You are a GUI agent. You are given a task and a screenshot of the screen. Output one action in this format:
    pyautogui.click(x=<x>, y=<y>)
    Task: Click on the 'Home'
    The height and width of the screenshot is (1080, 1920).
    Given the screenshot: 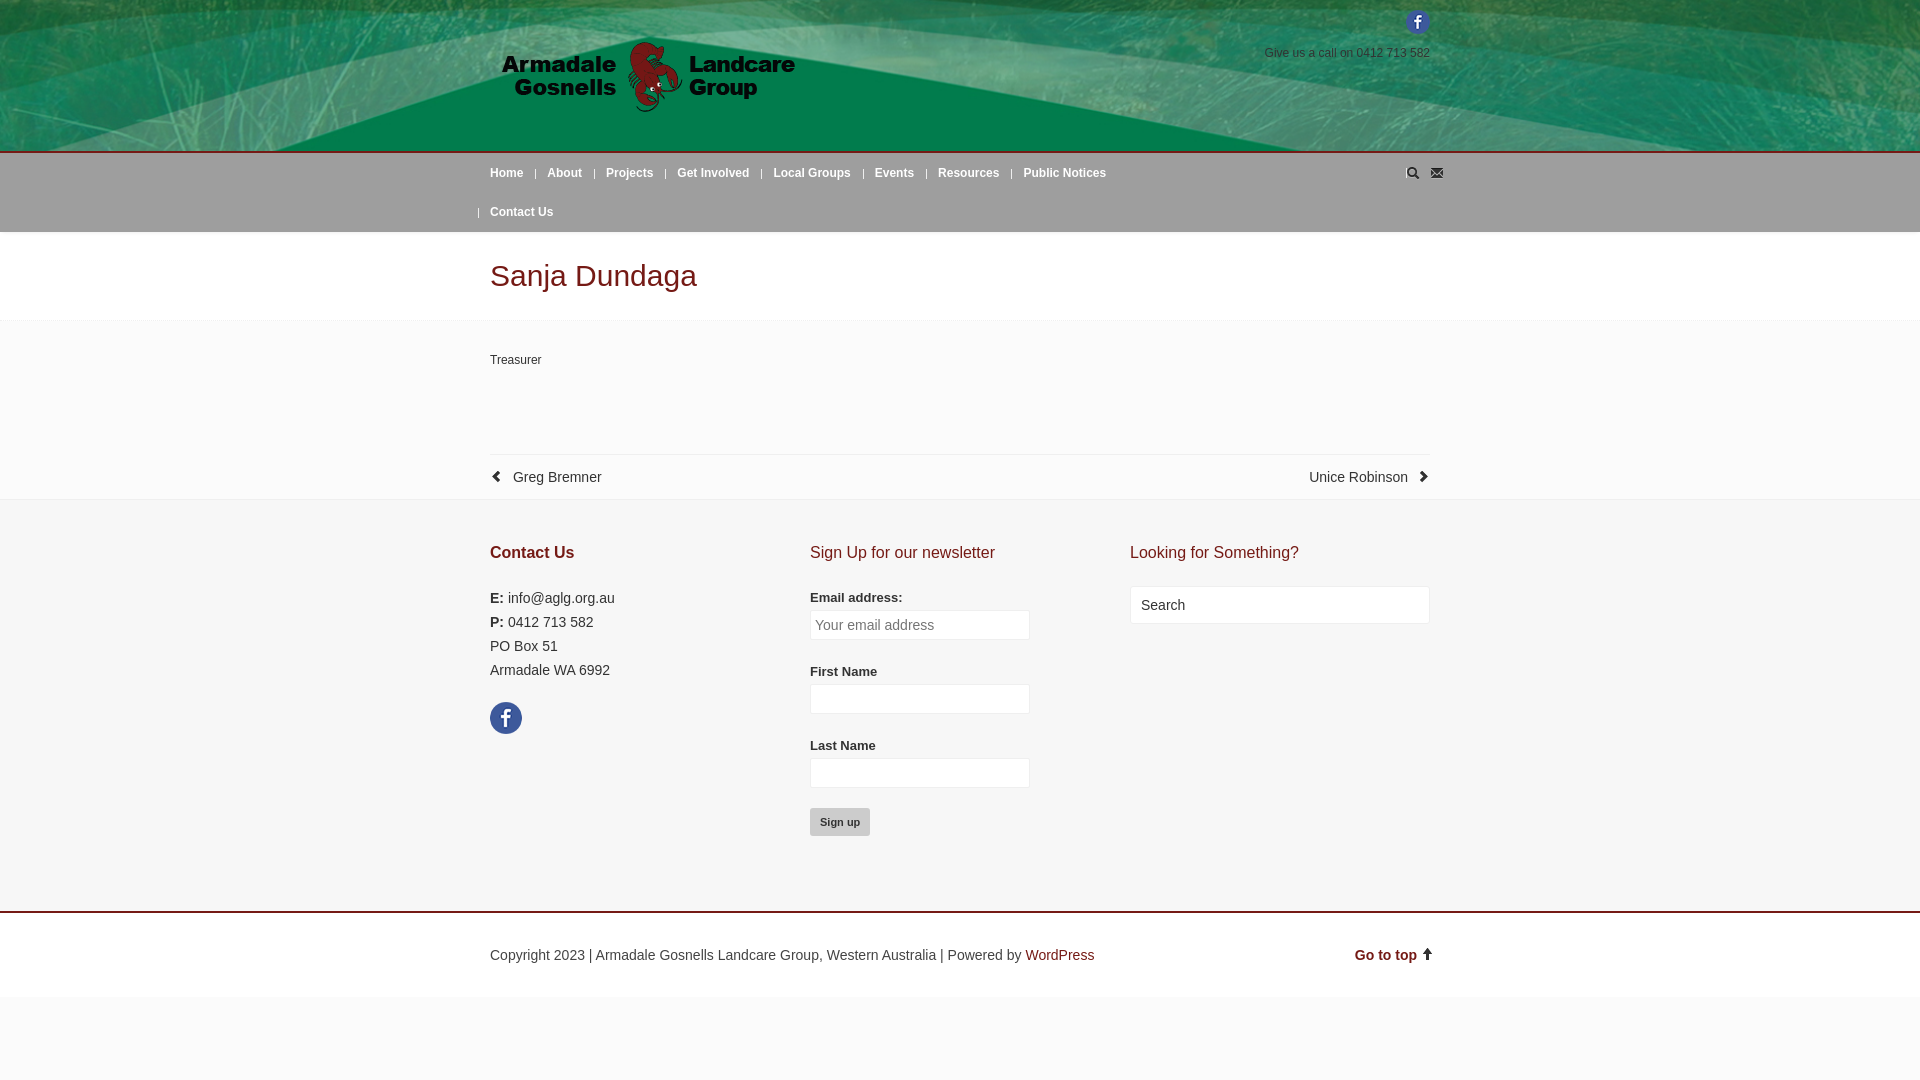 What is the action you would take?
    pyautogui.click(x=506, y=172)
    